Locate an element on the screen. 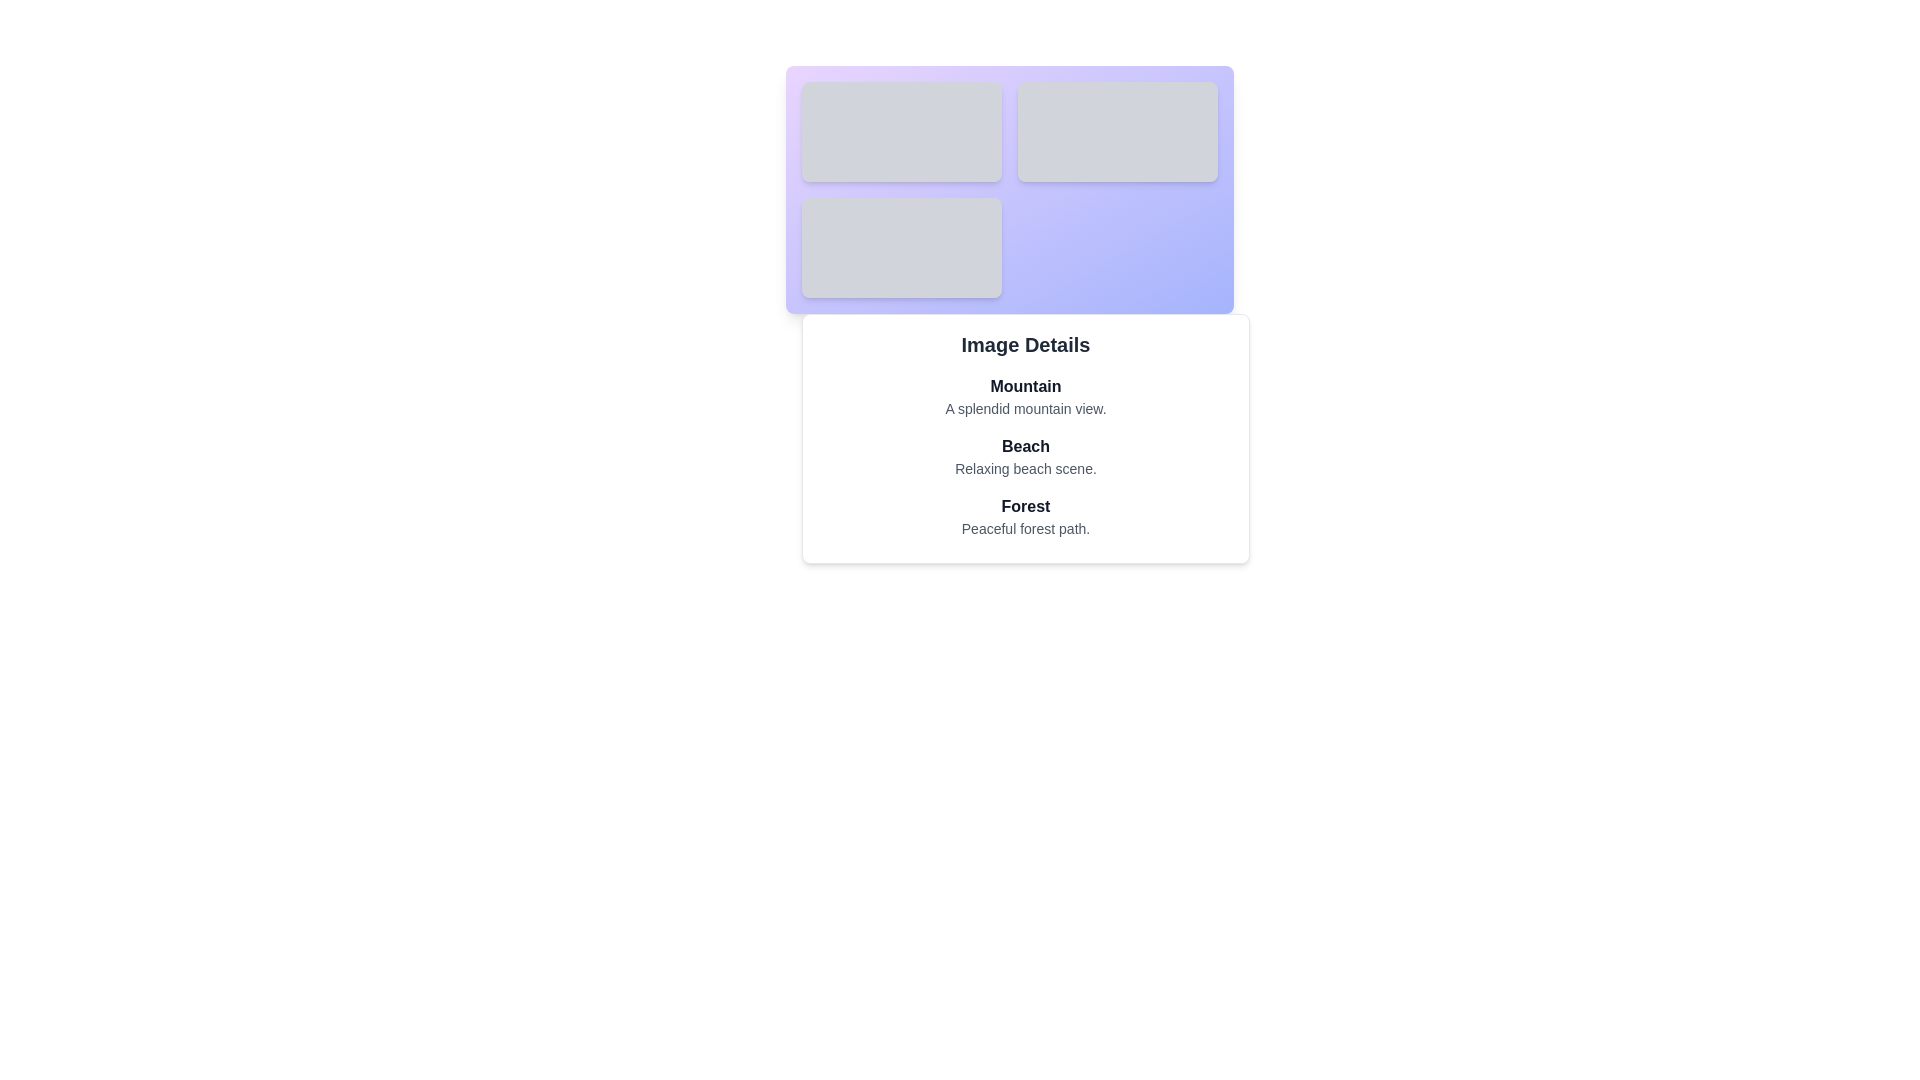 This screenshot has height=1080, width=1920. the title text located at the top-center of the white card with rounded corners and shadow styling is located at coordinates (1026, 343).